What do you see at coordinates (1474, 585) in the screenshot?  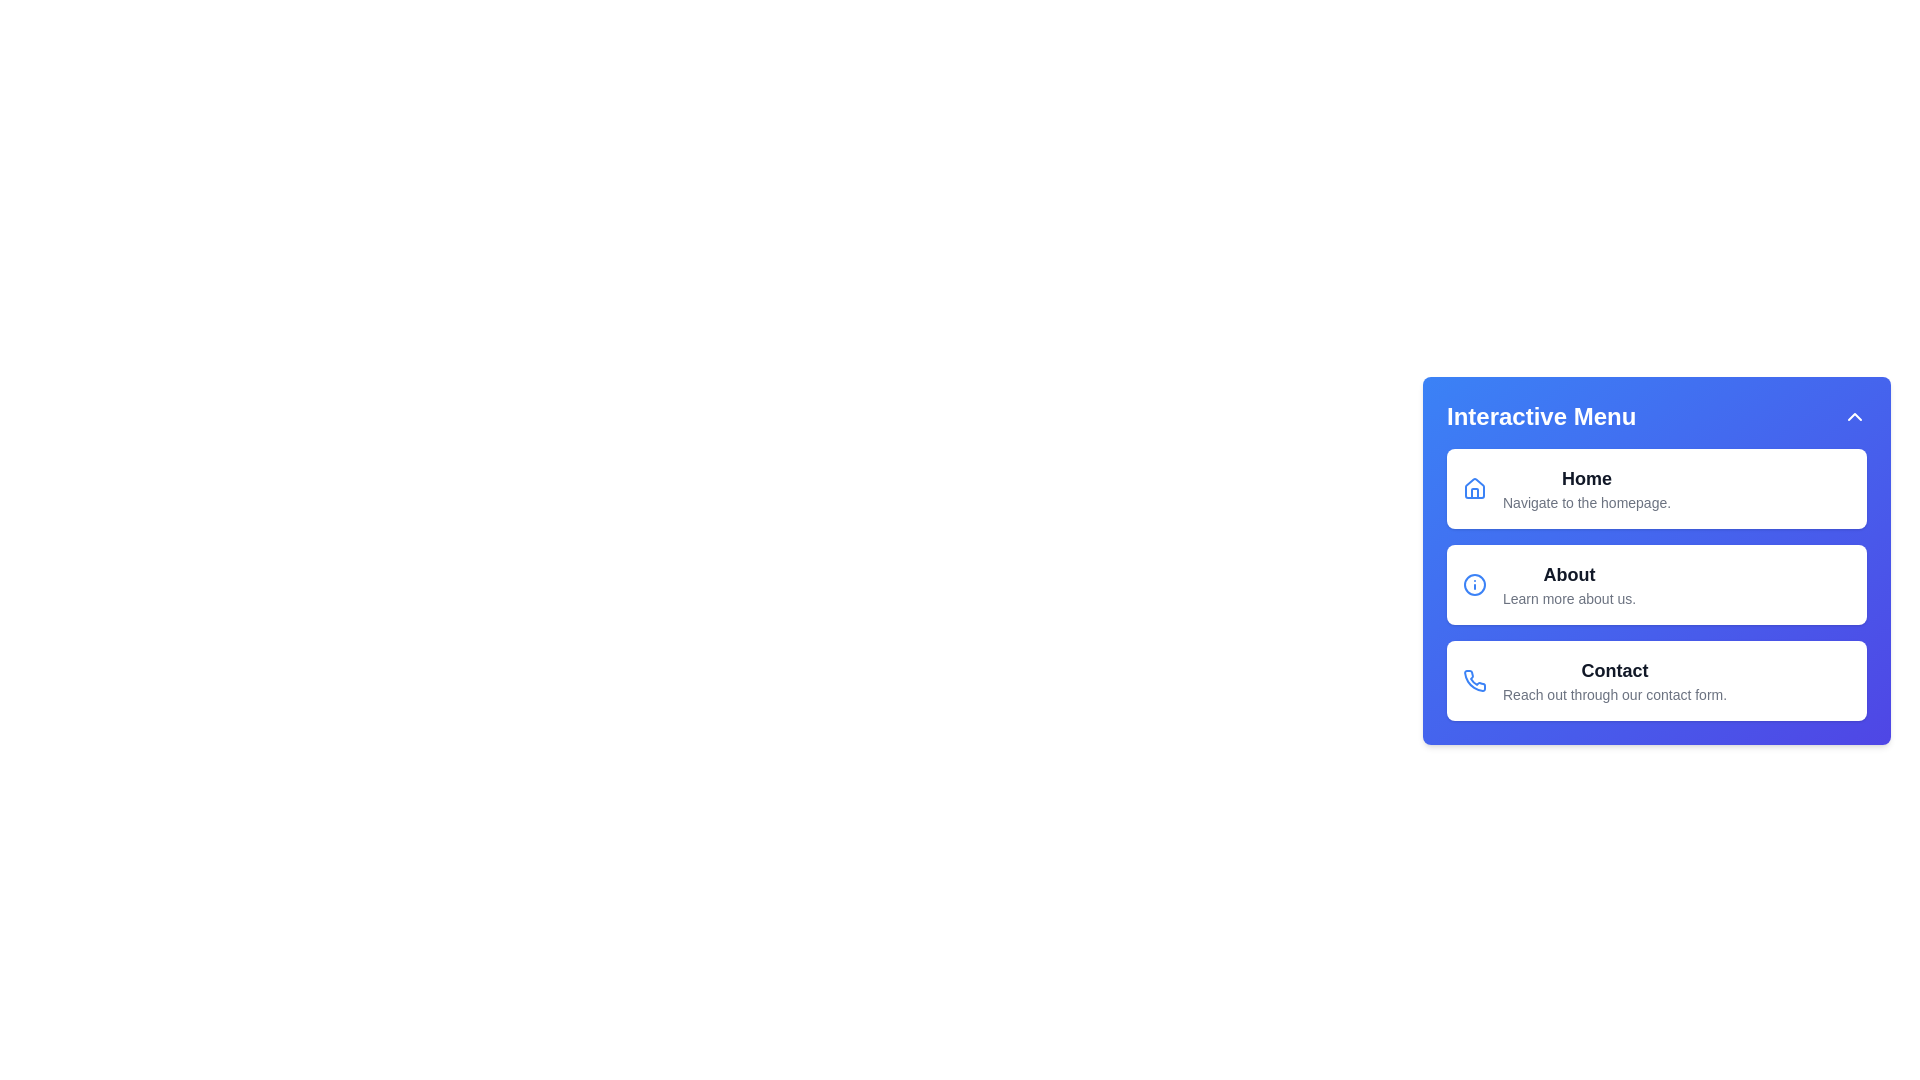 I see `the About icon to interact with it` at bounding box center [1474, 585].